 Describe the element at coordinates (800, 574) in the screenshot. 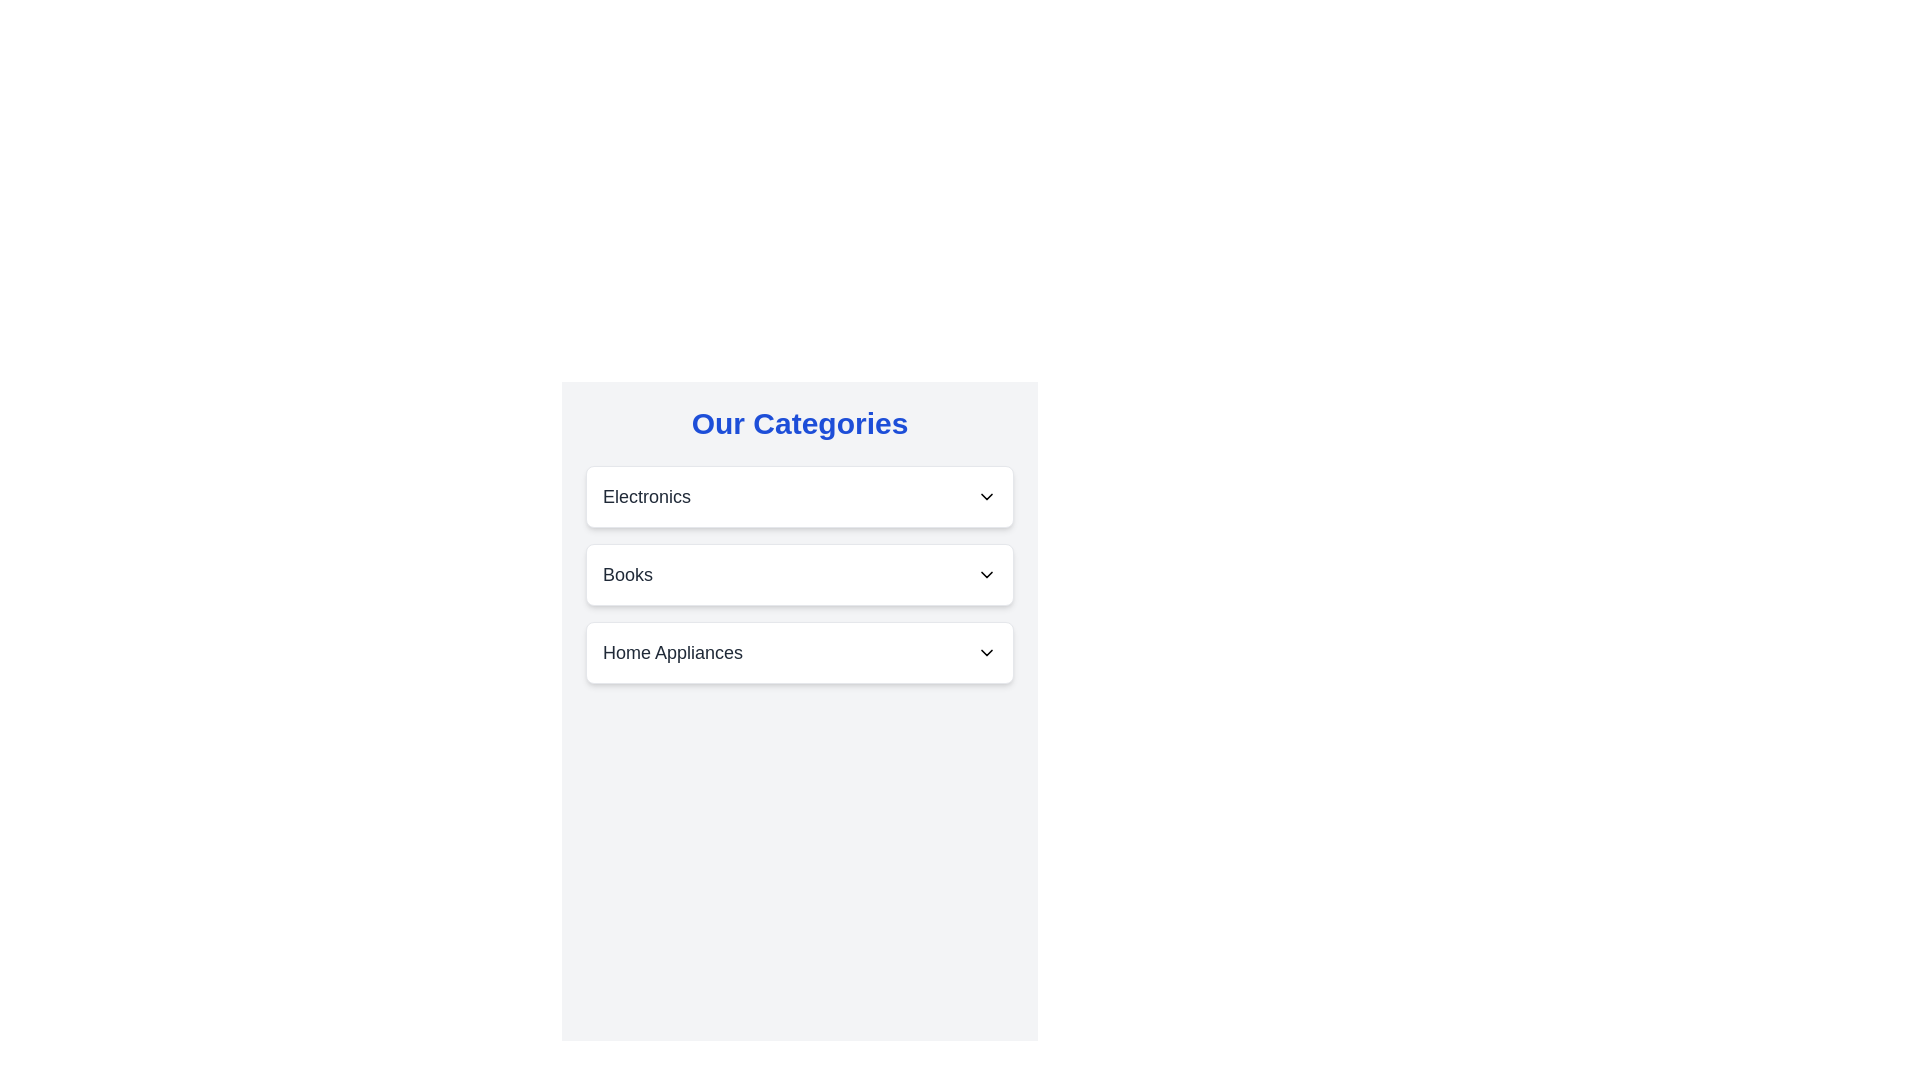

I see `the 'Books' dropdown menu entry in the categories section, which is the second segment in a vertical list below the 'Electronics' segment and above the 'Home Appliances' segment` at that location.